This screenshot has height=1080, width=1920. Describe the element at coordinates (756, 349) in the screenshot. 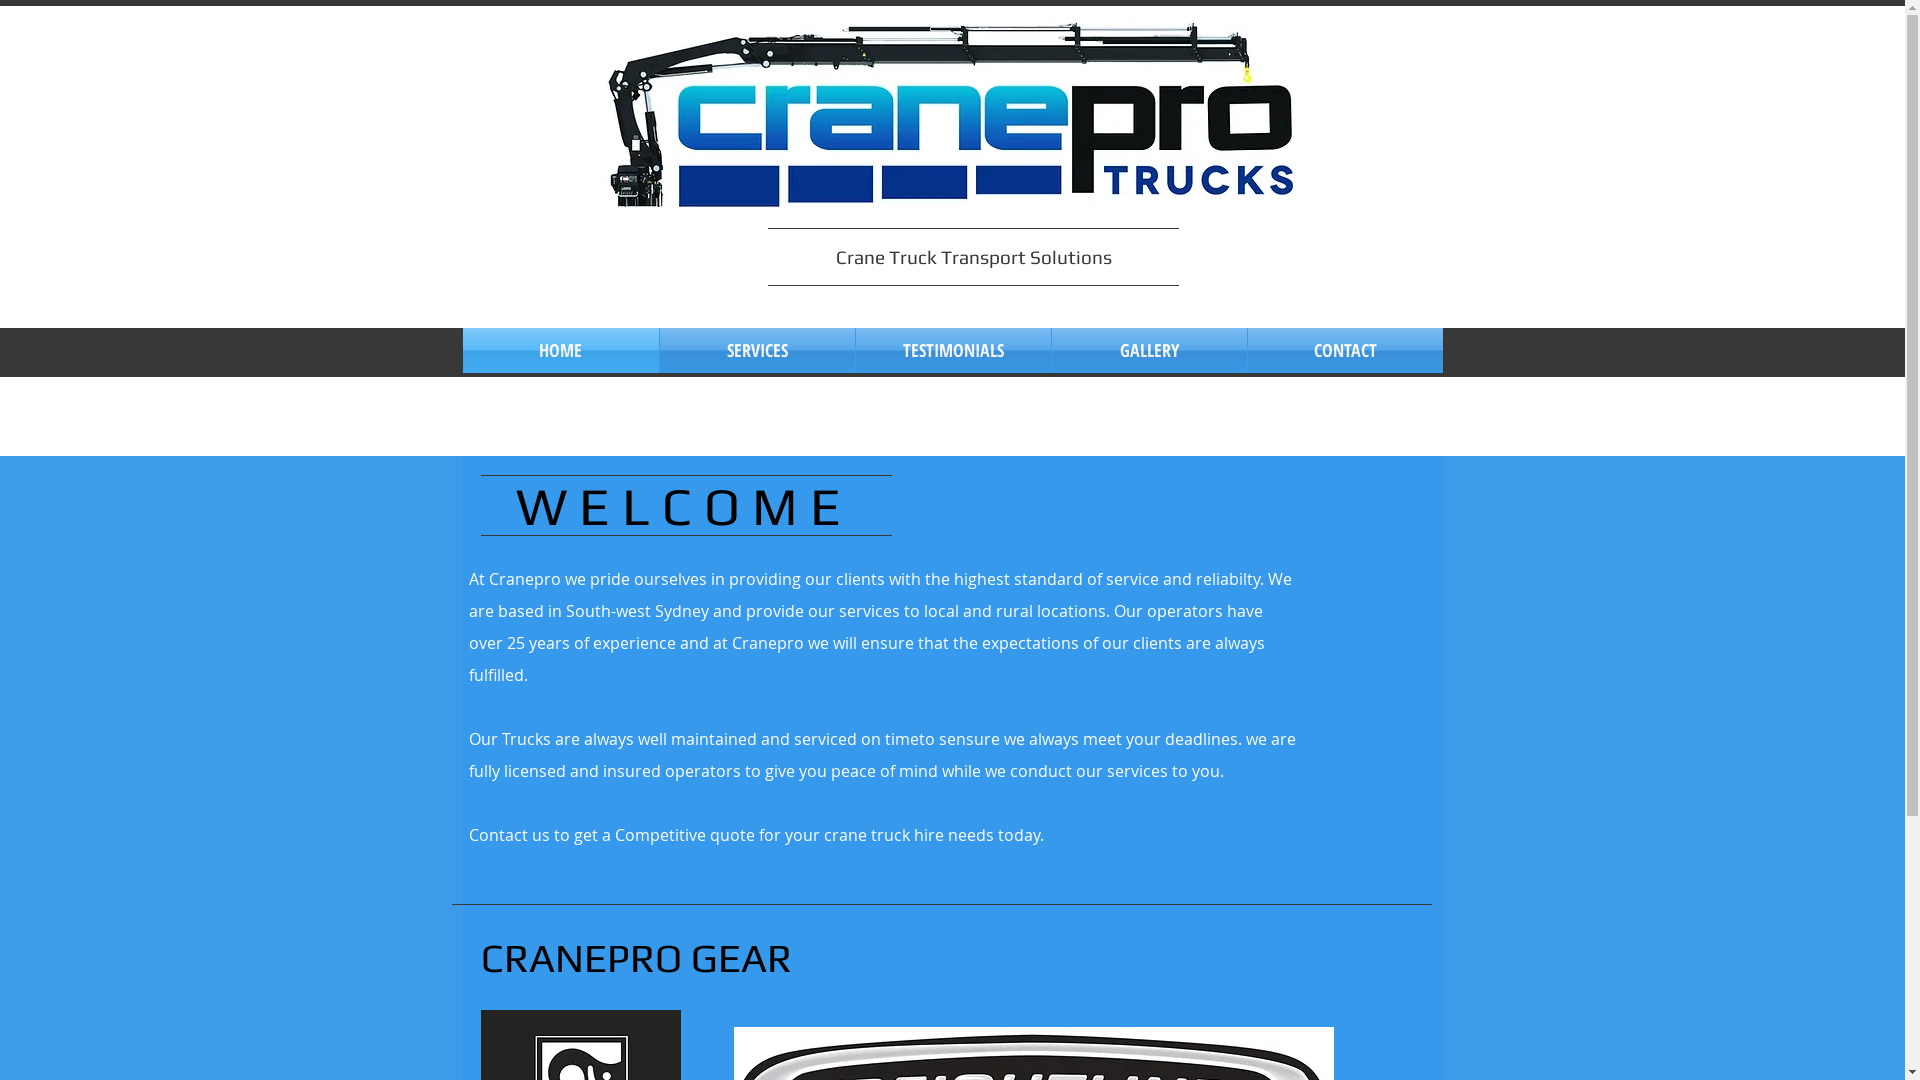

I see `'SERVICES'` at that location.